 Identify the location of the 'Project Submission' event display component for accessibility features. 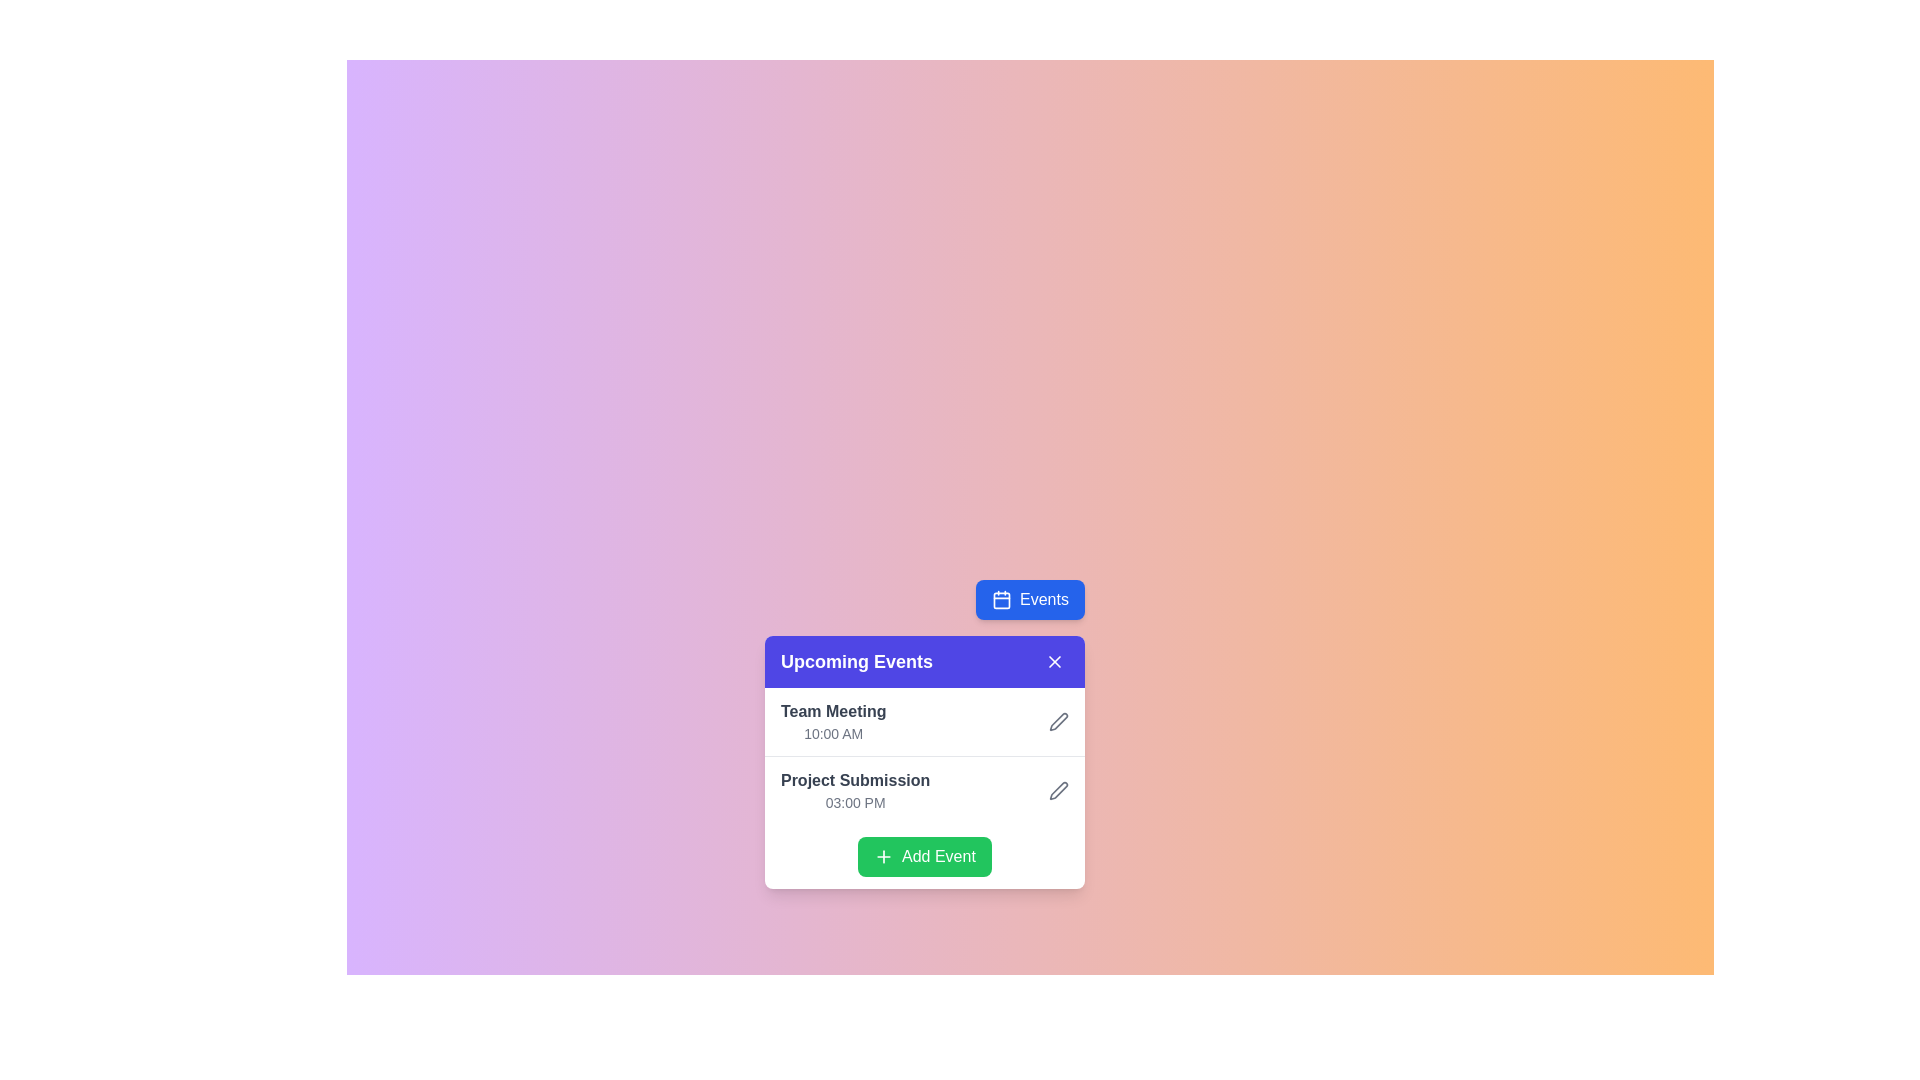
(855, 789).